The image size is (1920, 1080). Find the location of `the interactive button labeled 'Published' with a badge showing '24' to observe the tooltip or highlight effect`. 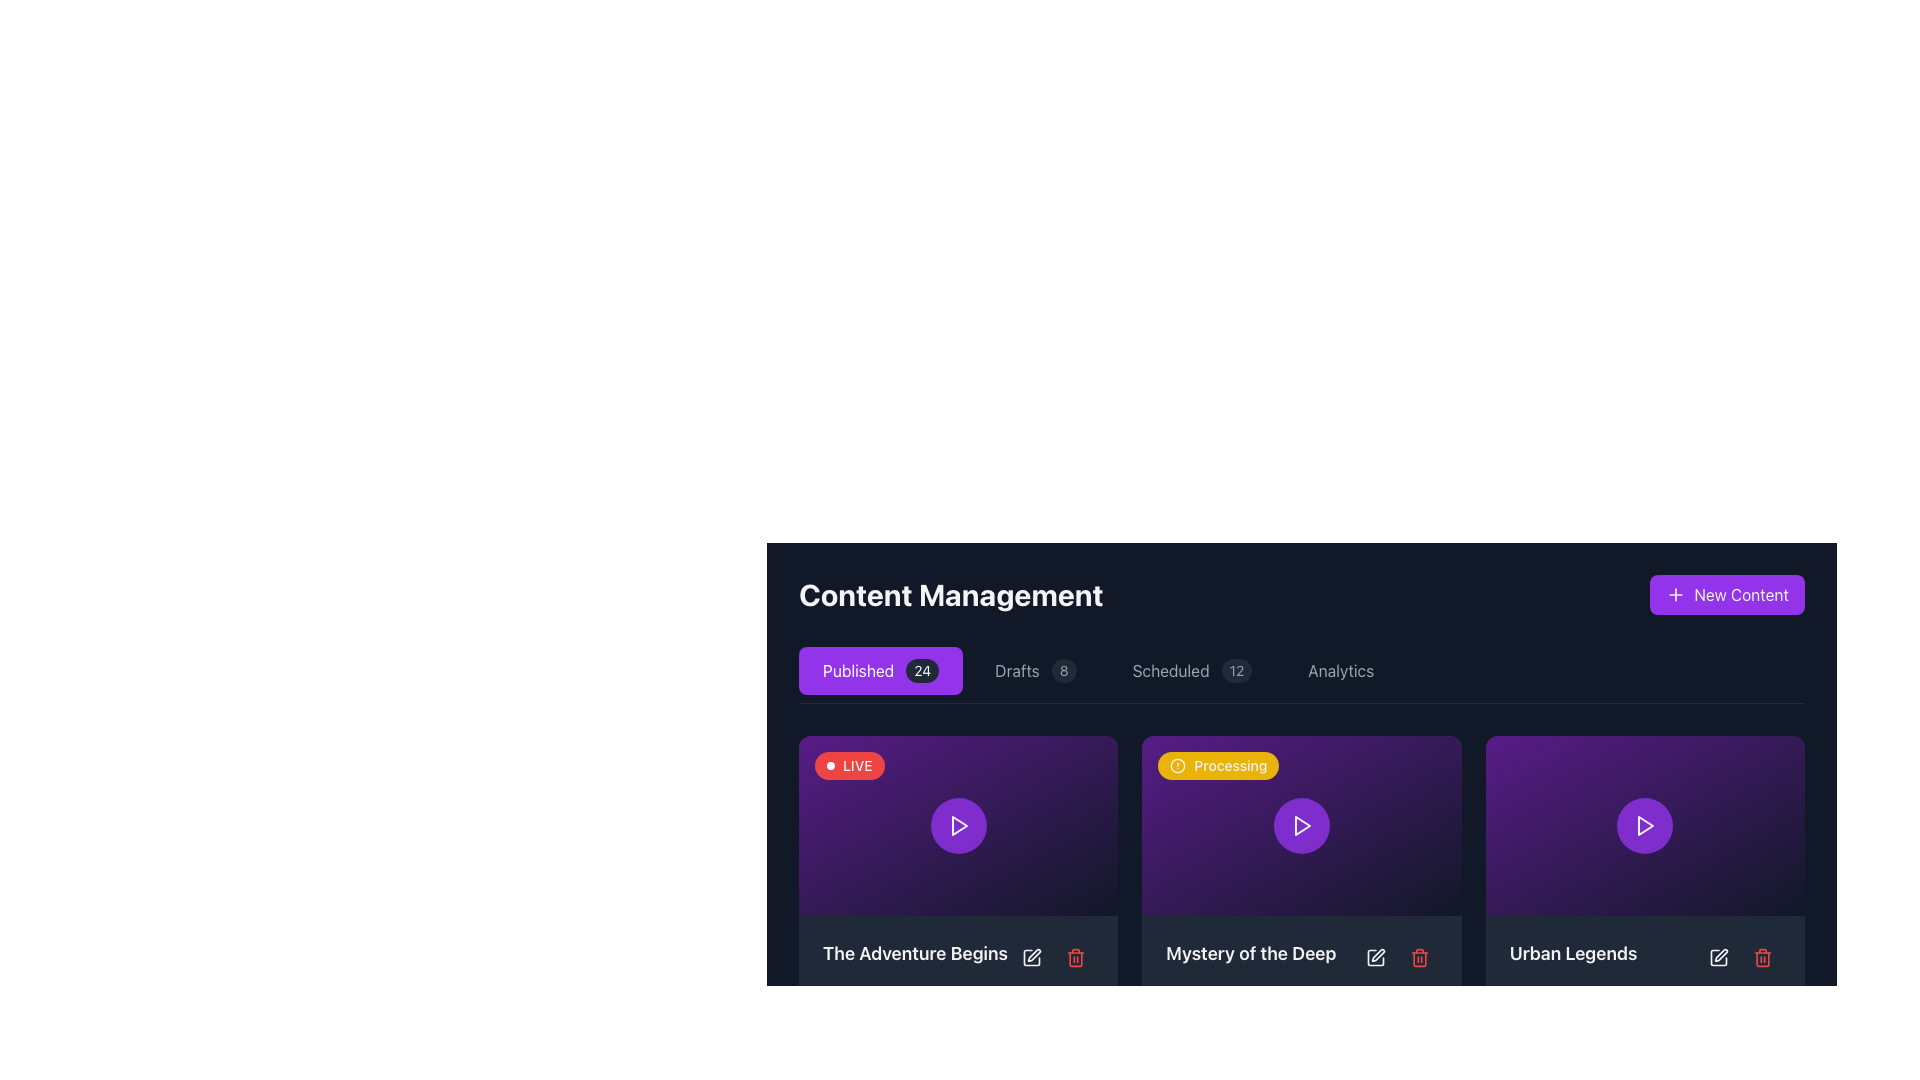

the interactive button labeled 'Published' with a badge showing '24' to observe the tooltip or highlight effect is located at coordinates (880, 671).